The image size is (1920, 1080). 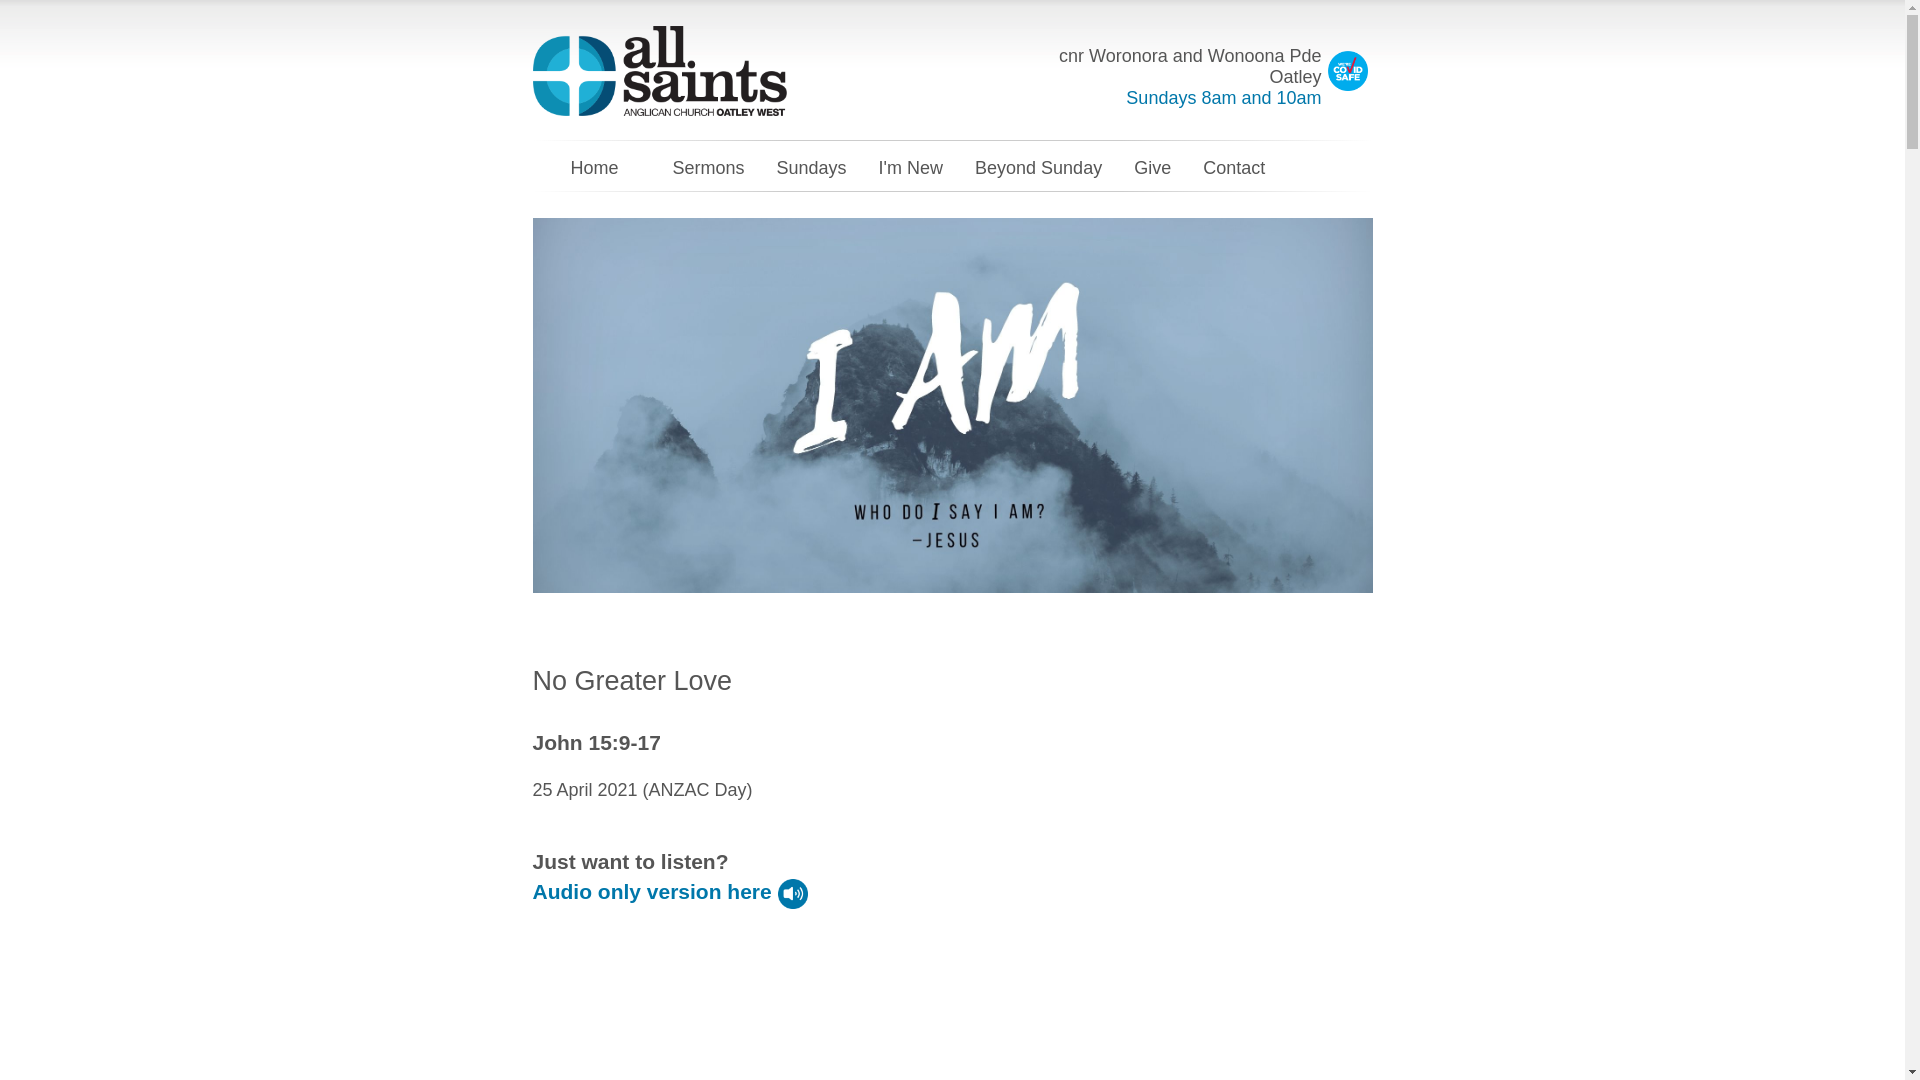 I want to click on 'Contact', so click(x=1202, y=167).